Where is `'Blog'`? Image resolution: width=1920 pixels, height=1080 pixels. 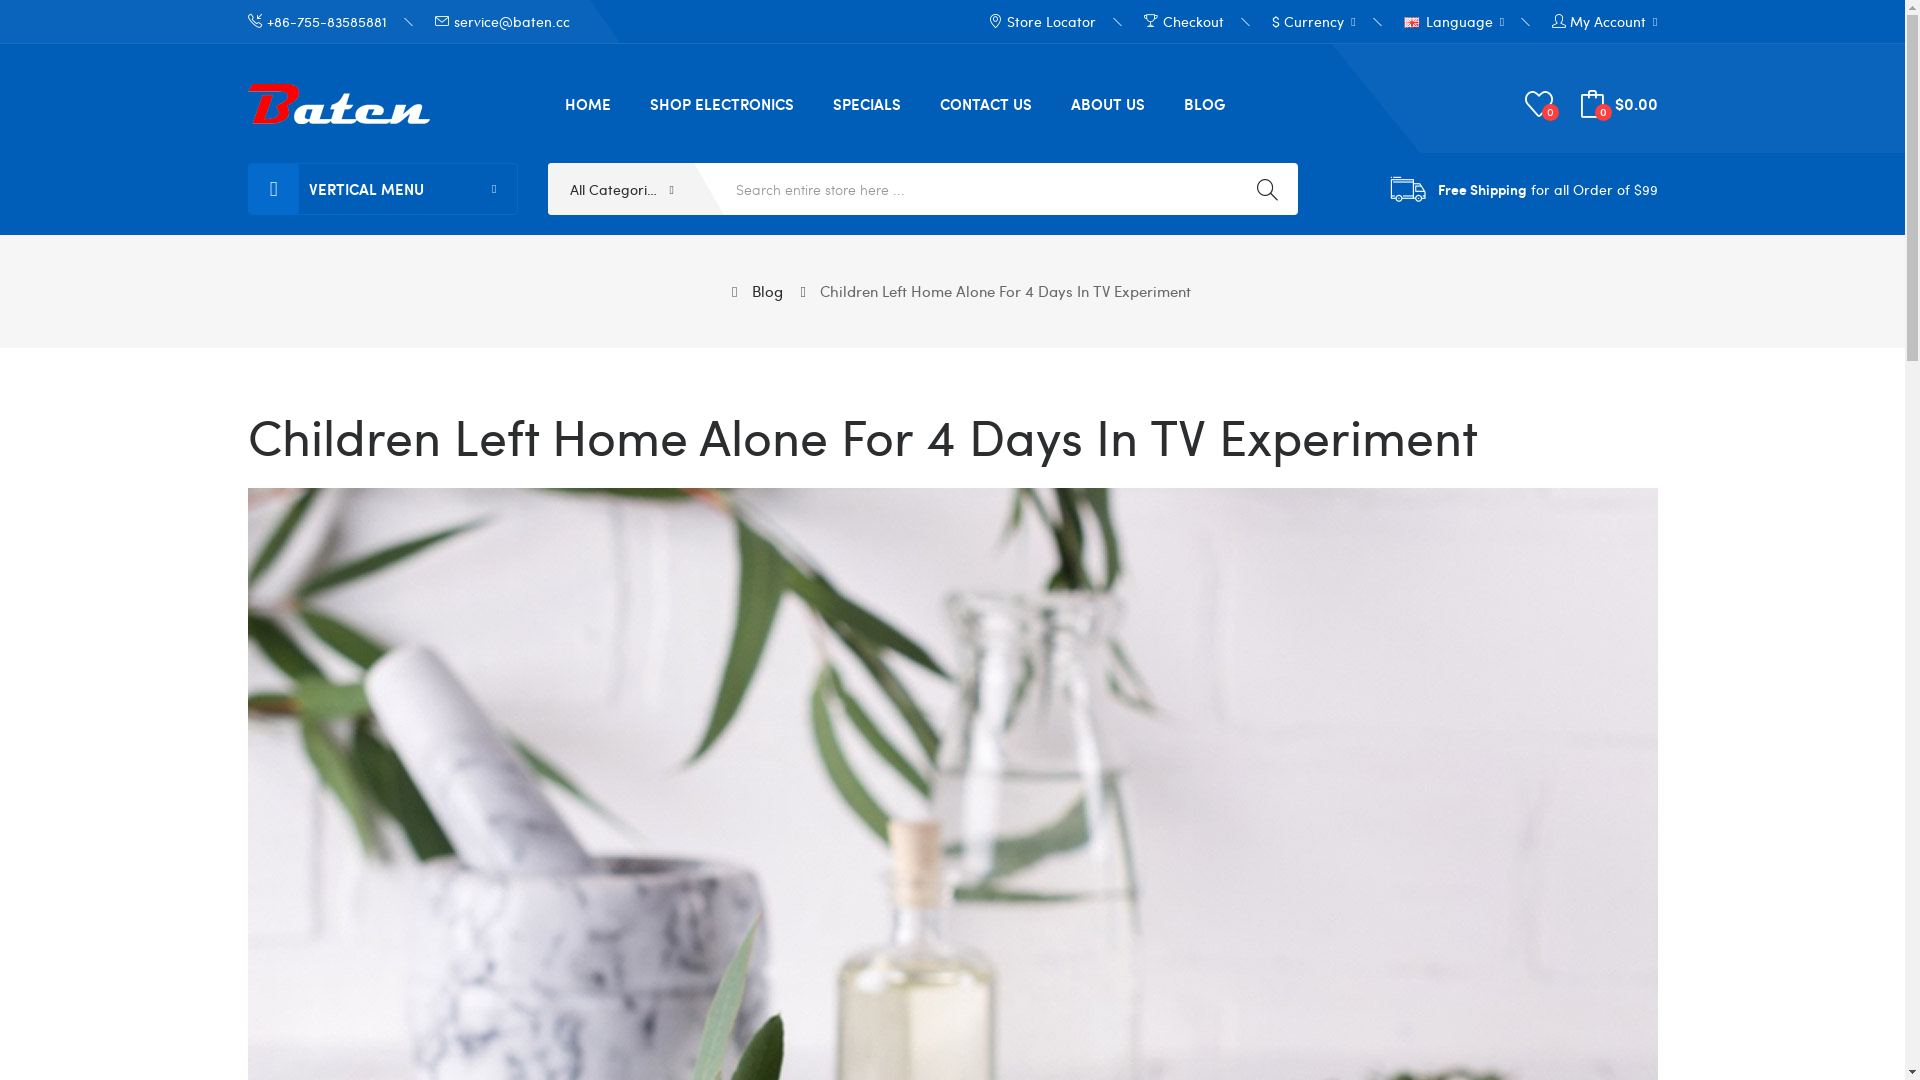
'Blog' is located at coordinates (766, 290).